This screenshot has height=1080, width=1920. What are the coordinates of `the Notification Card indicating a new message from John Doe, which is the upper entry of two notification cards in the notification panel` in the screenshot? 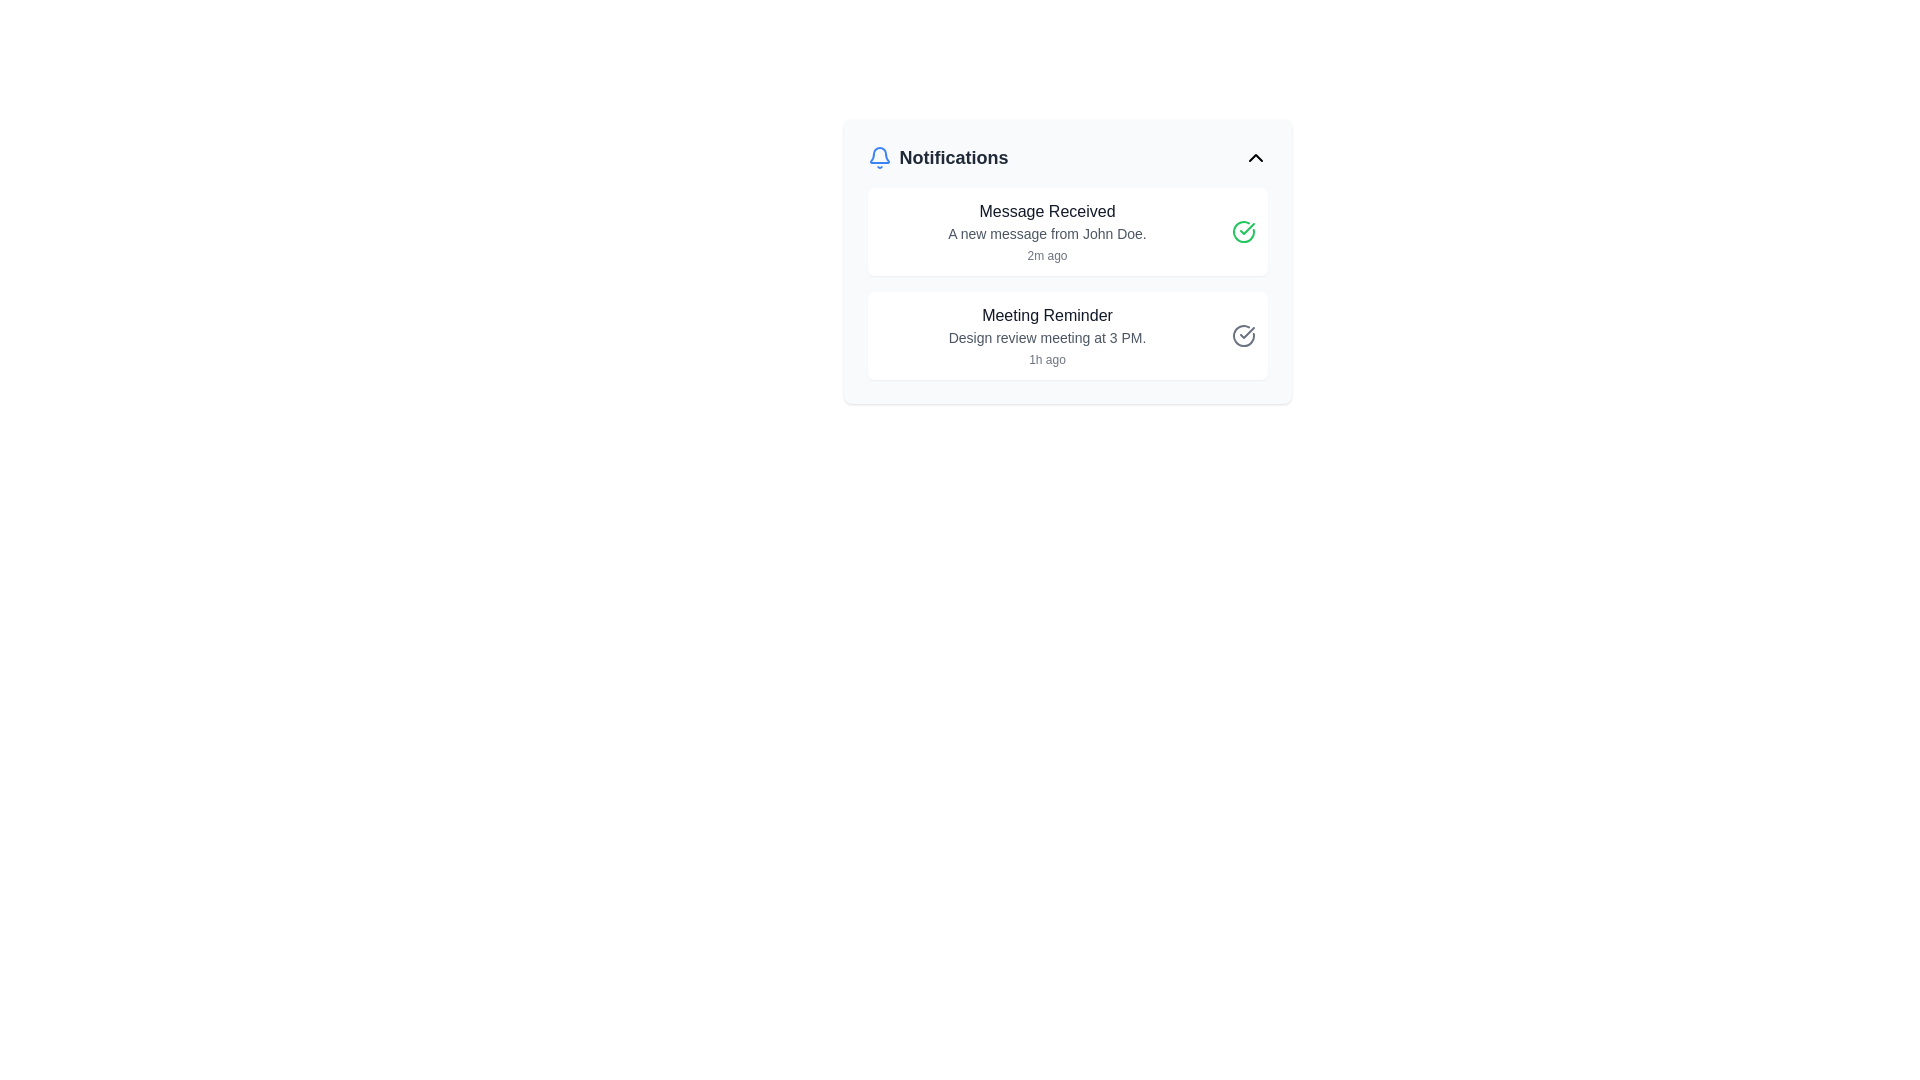 It's located at (1066, 261).